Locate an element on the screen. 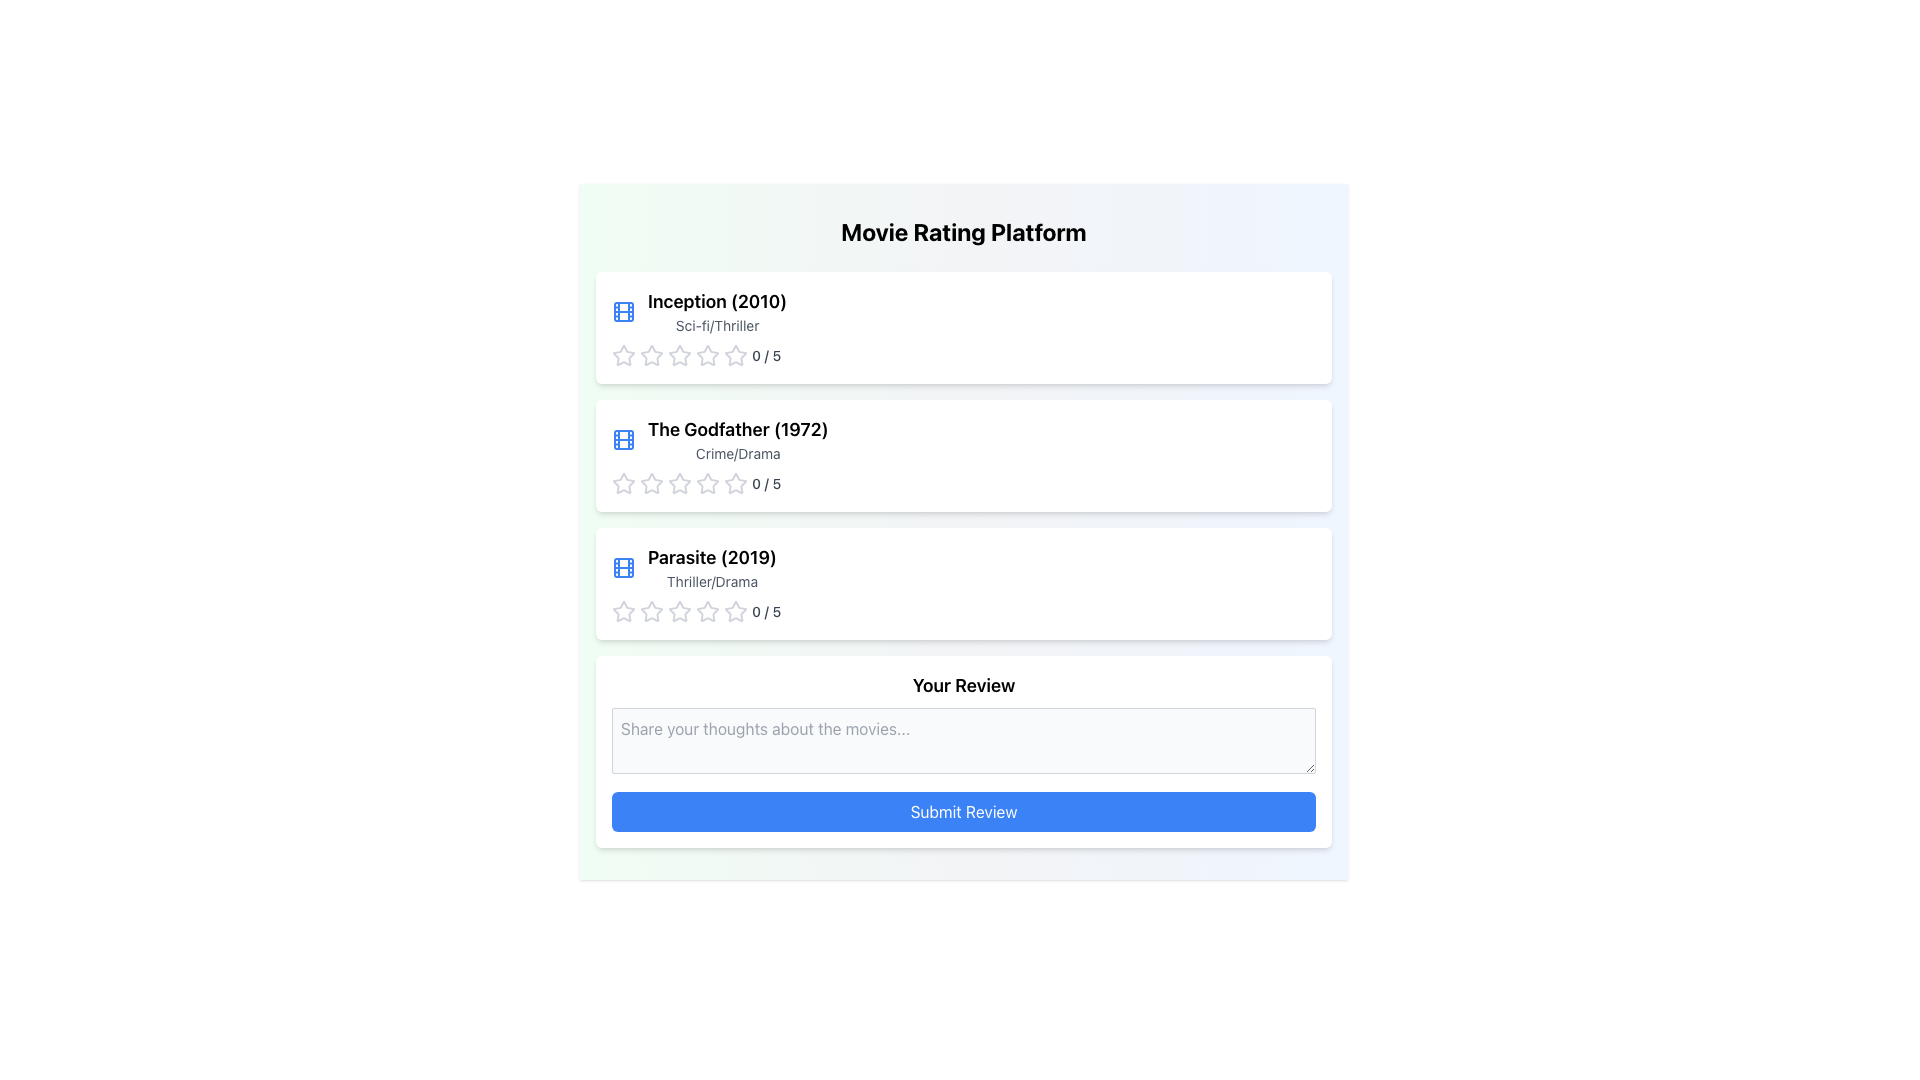 The width and height of the screenshot is (1920, 1080). the submit button located in the 'Your Review' section, positioned directly below the text input box is located at coordinates (964, 812).